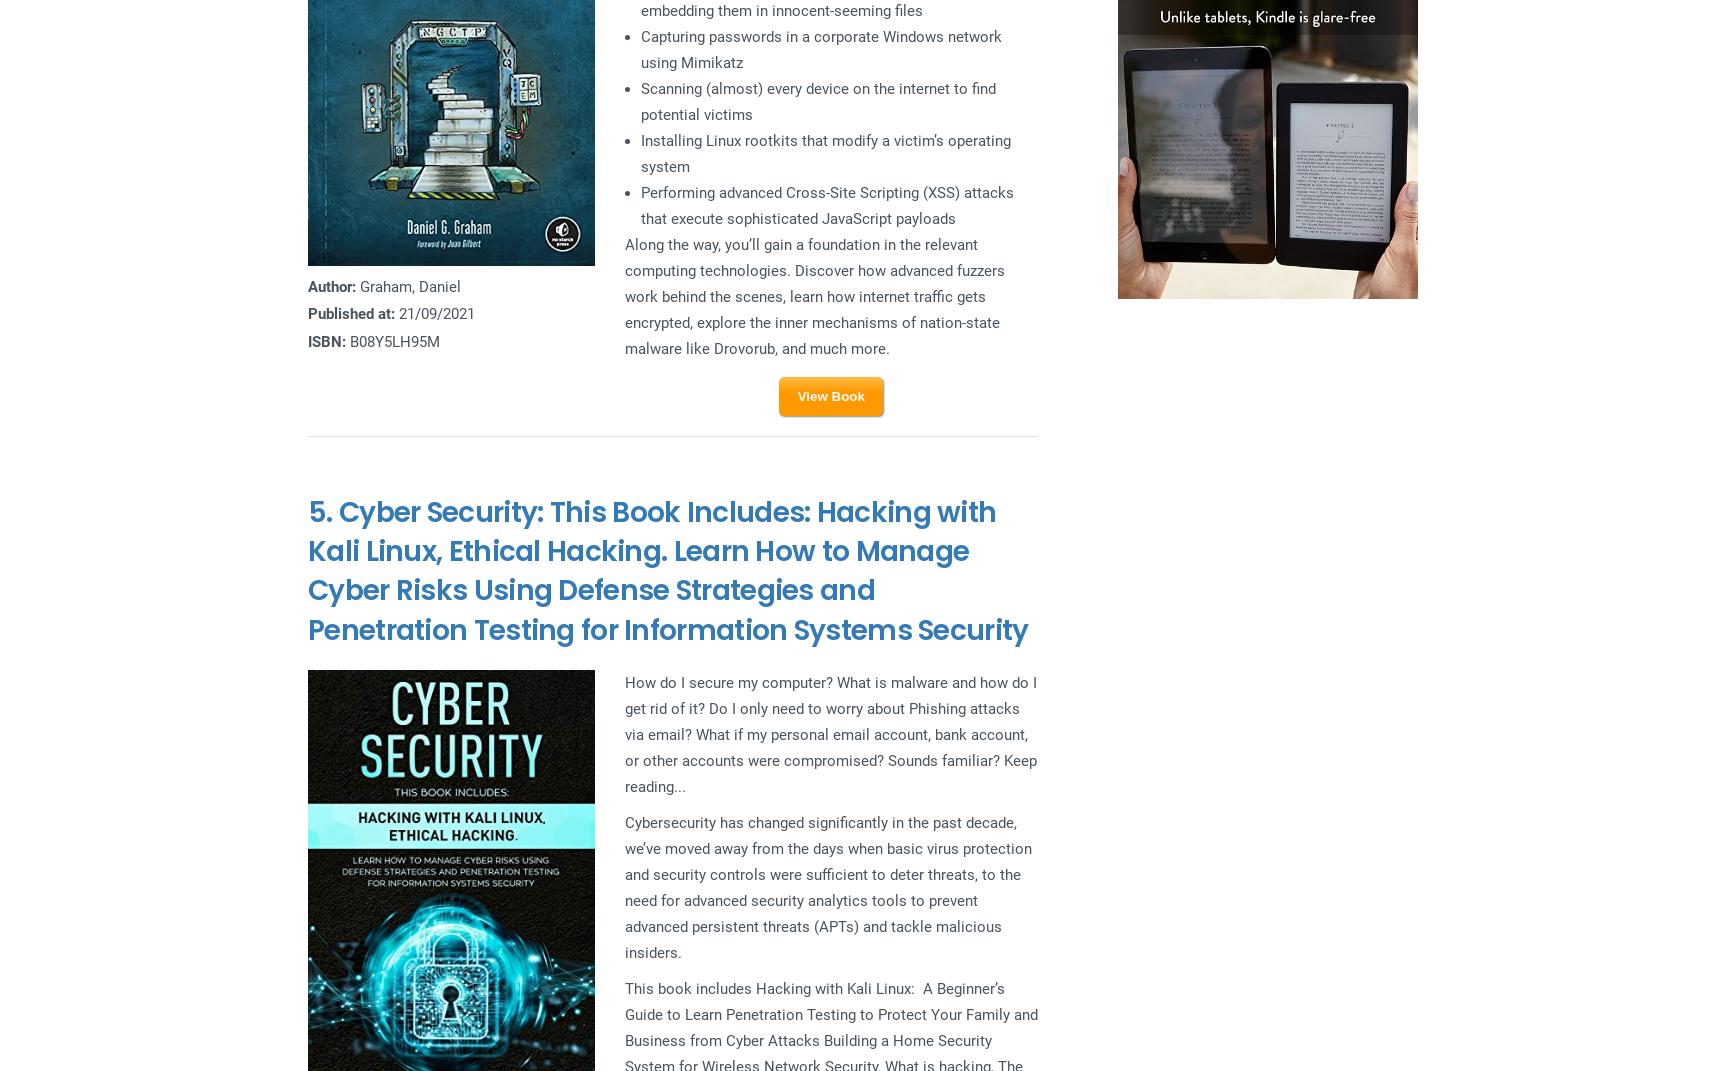 The width and height of the screenshot is (1726, 1071). I want to click on '5.', so click(321, 511).